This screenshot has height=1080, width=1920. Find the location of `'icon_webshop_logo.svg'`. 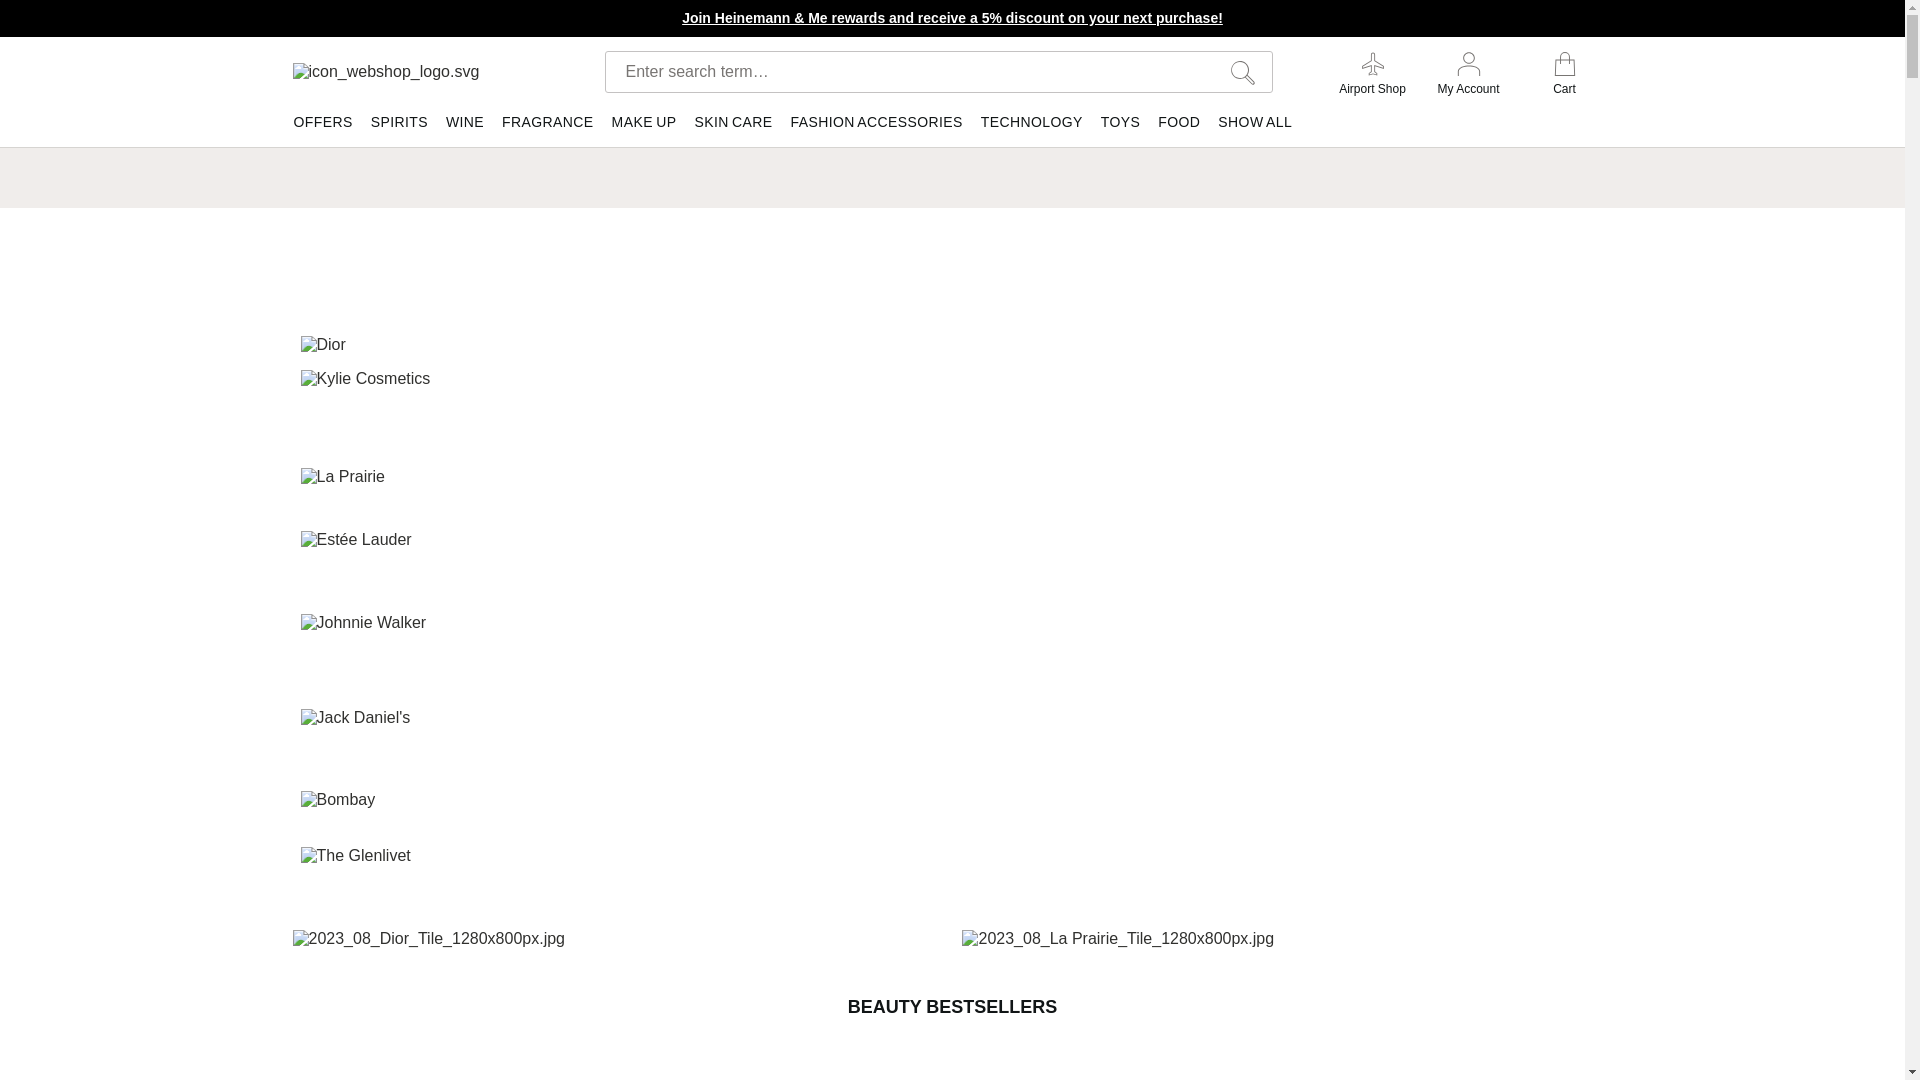

'icon_webshop_logo.svg' is located at coordinates (422, 71).